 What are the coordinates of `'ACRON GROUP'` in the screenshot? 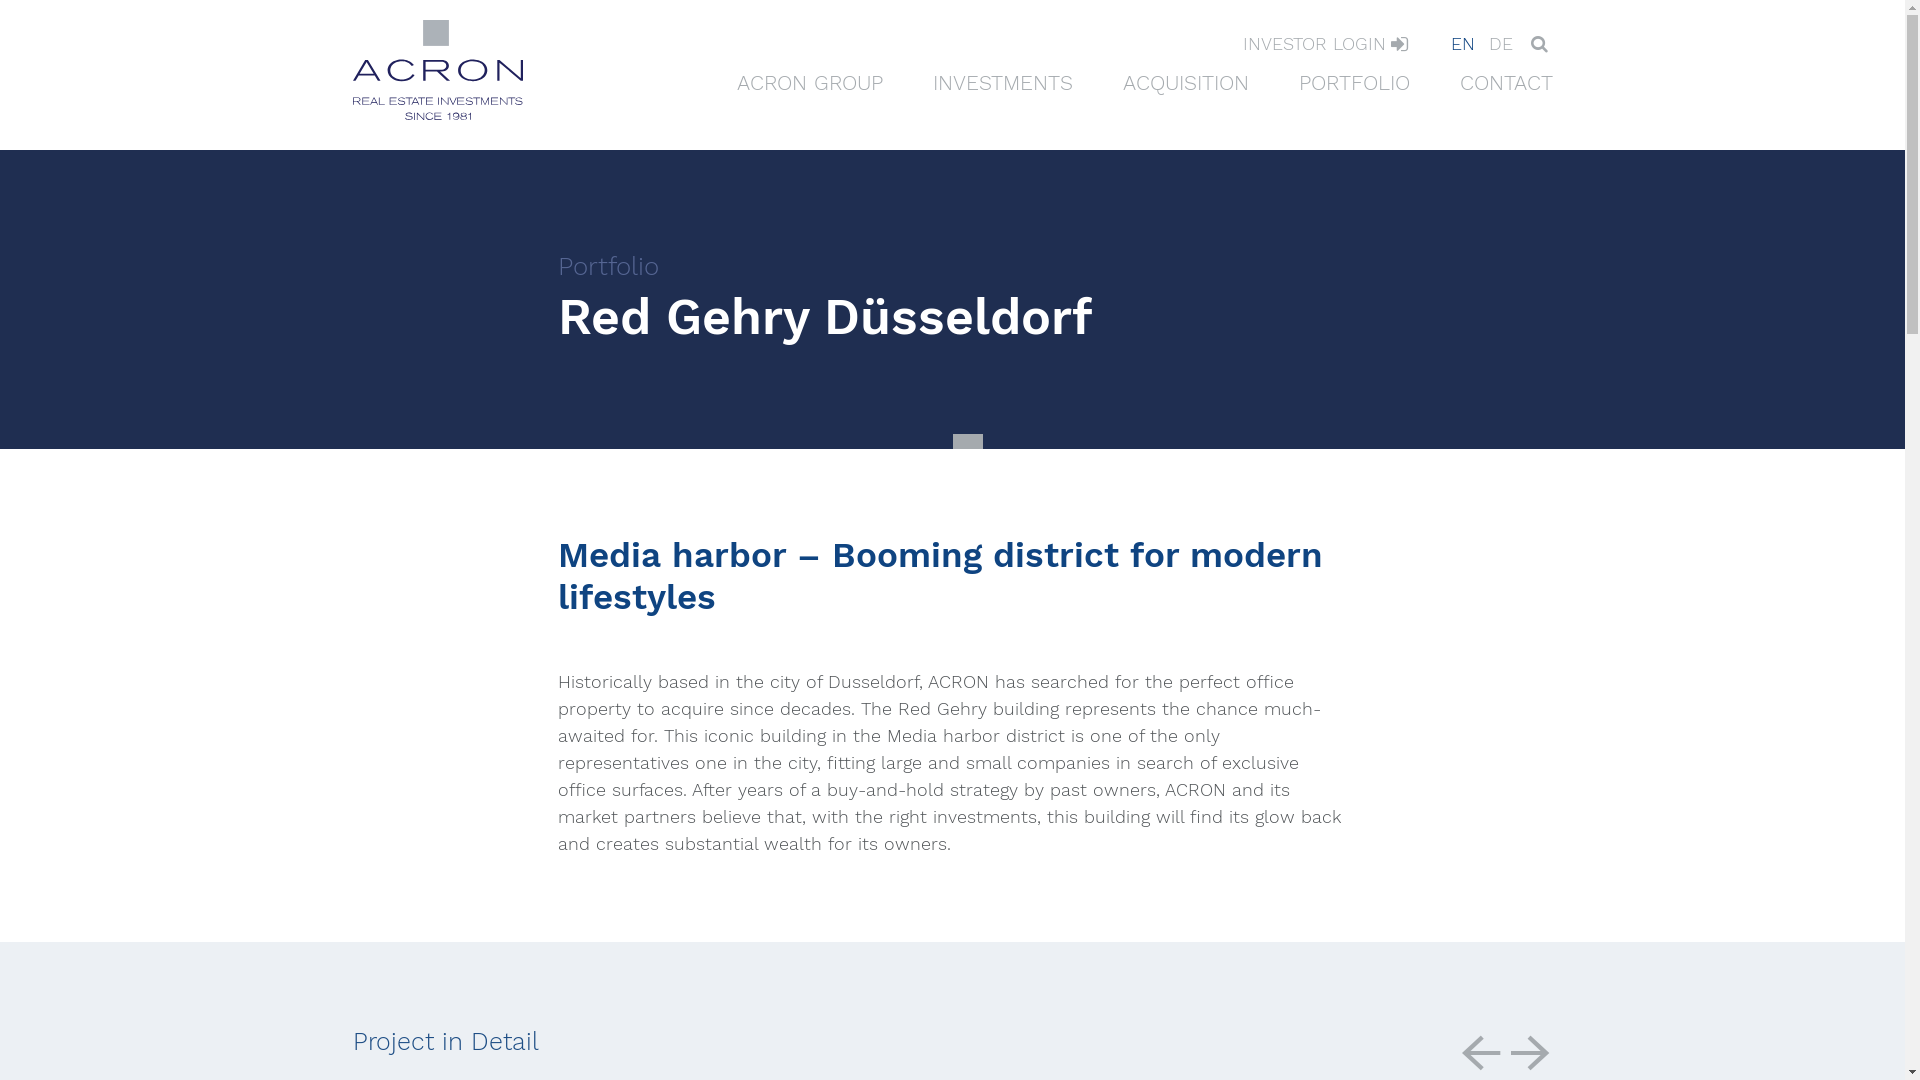 It's located at (809, 81).